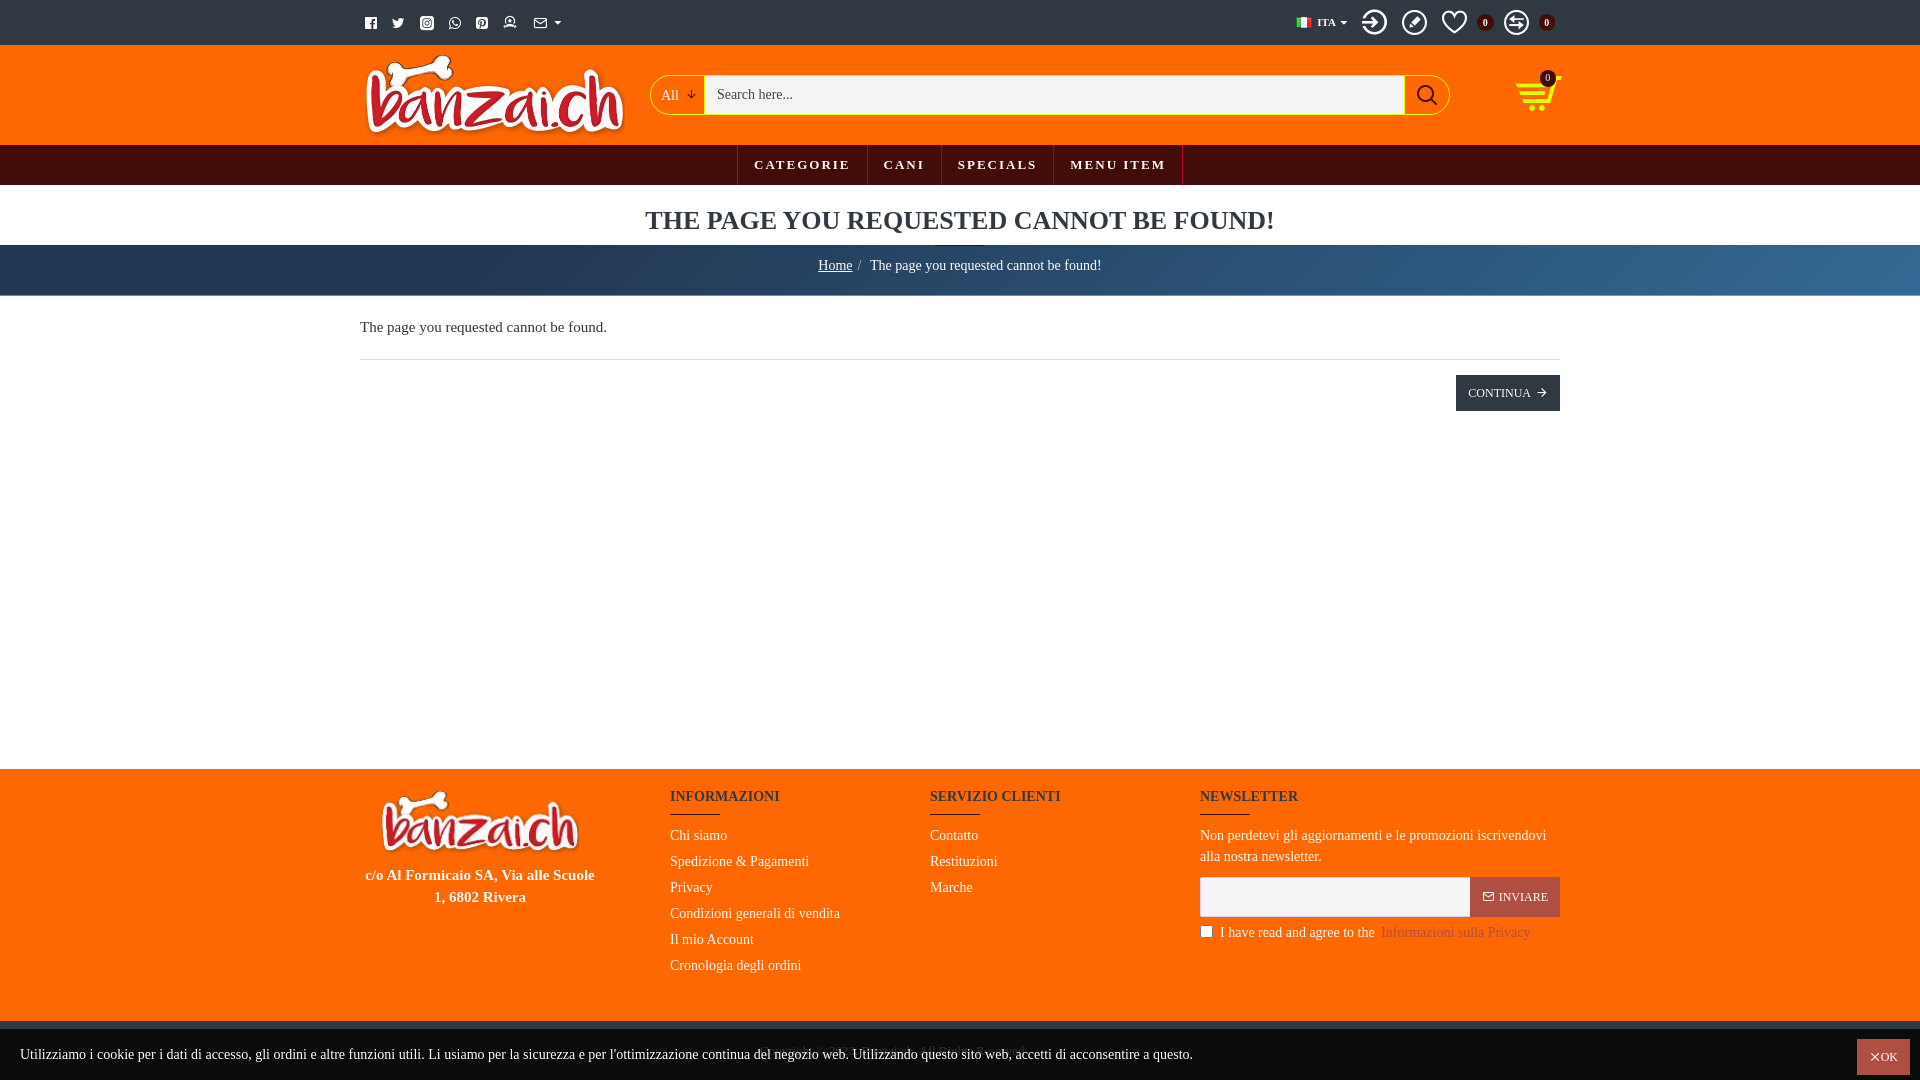 Image resolution: width=1920 pixels, height=1080 pixels. I want to click on 'ITA', so click(1315, 22).